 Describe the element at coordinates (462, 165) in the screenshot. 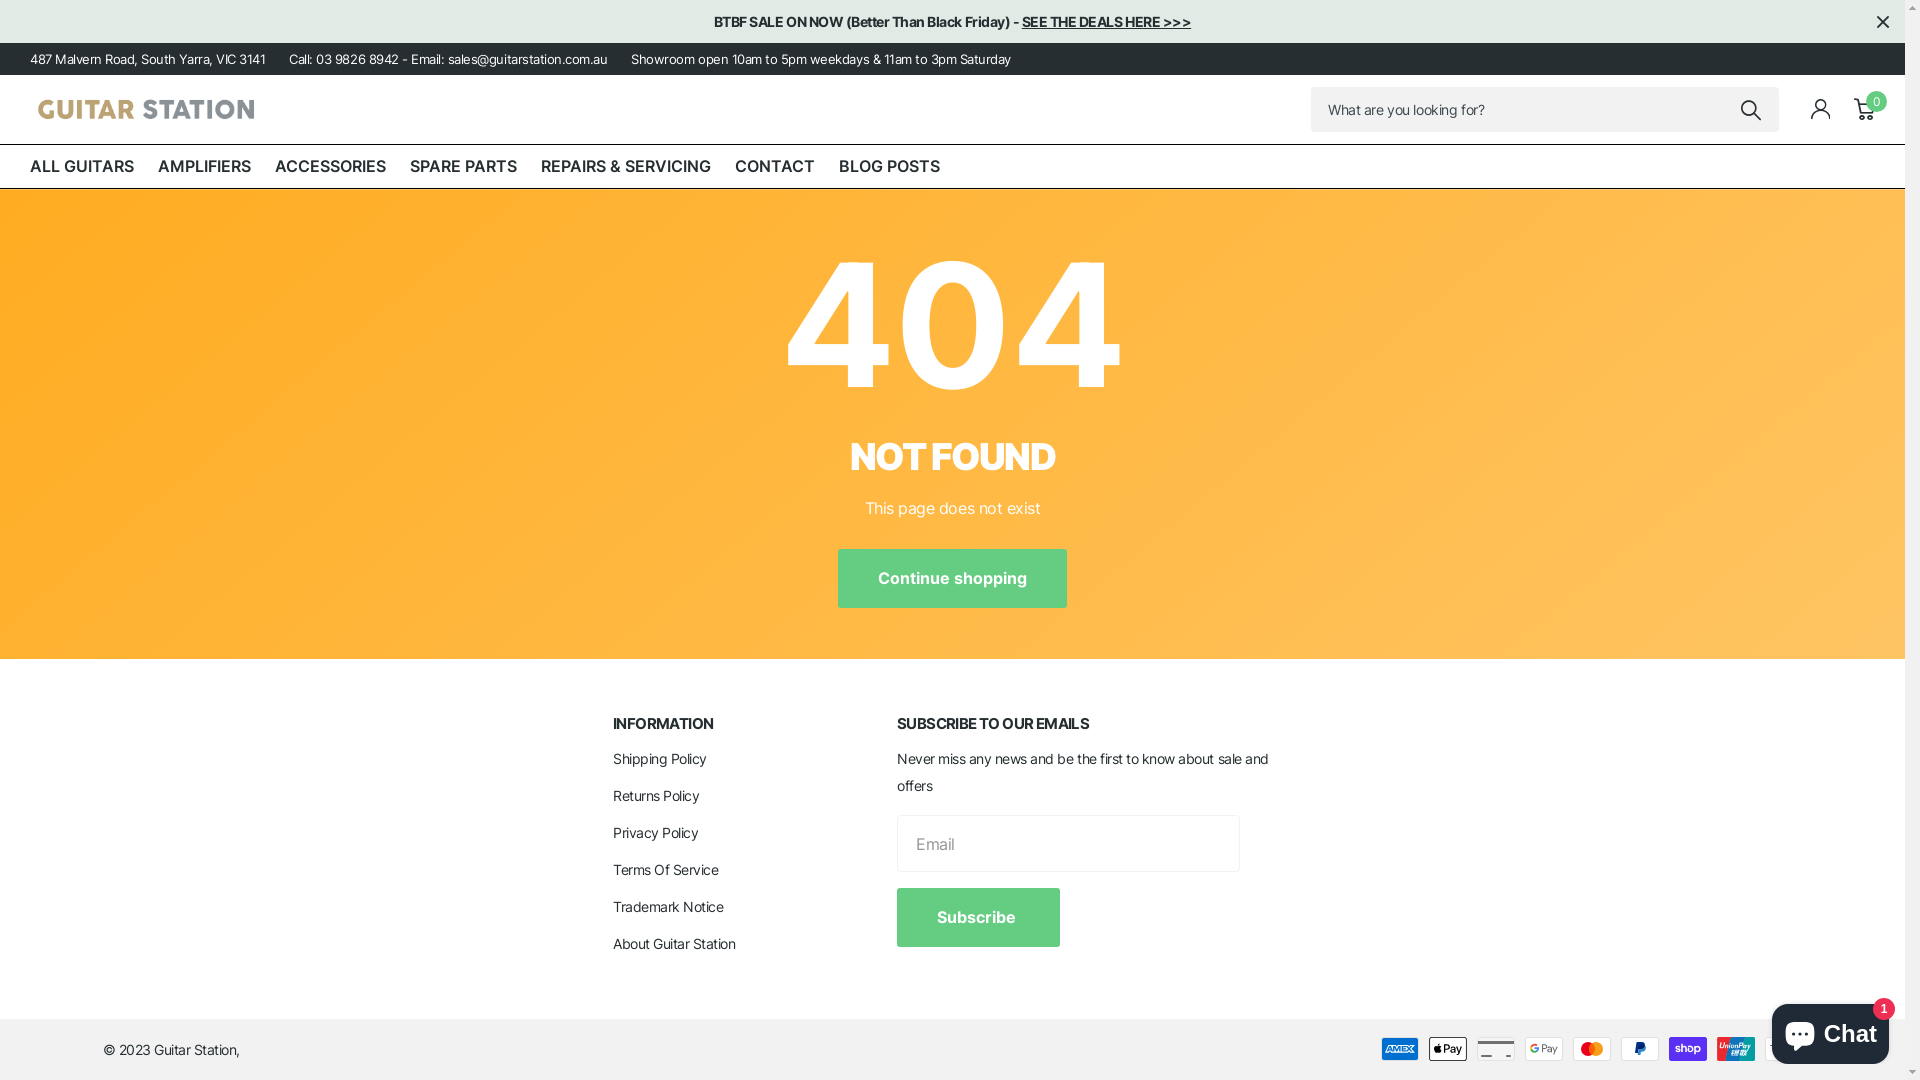

I see `'SPARE PARTS'` at that location.